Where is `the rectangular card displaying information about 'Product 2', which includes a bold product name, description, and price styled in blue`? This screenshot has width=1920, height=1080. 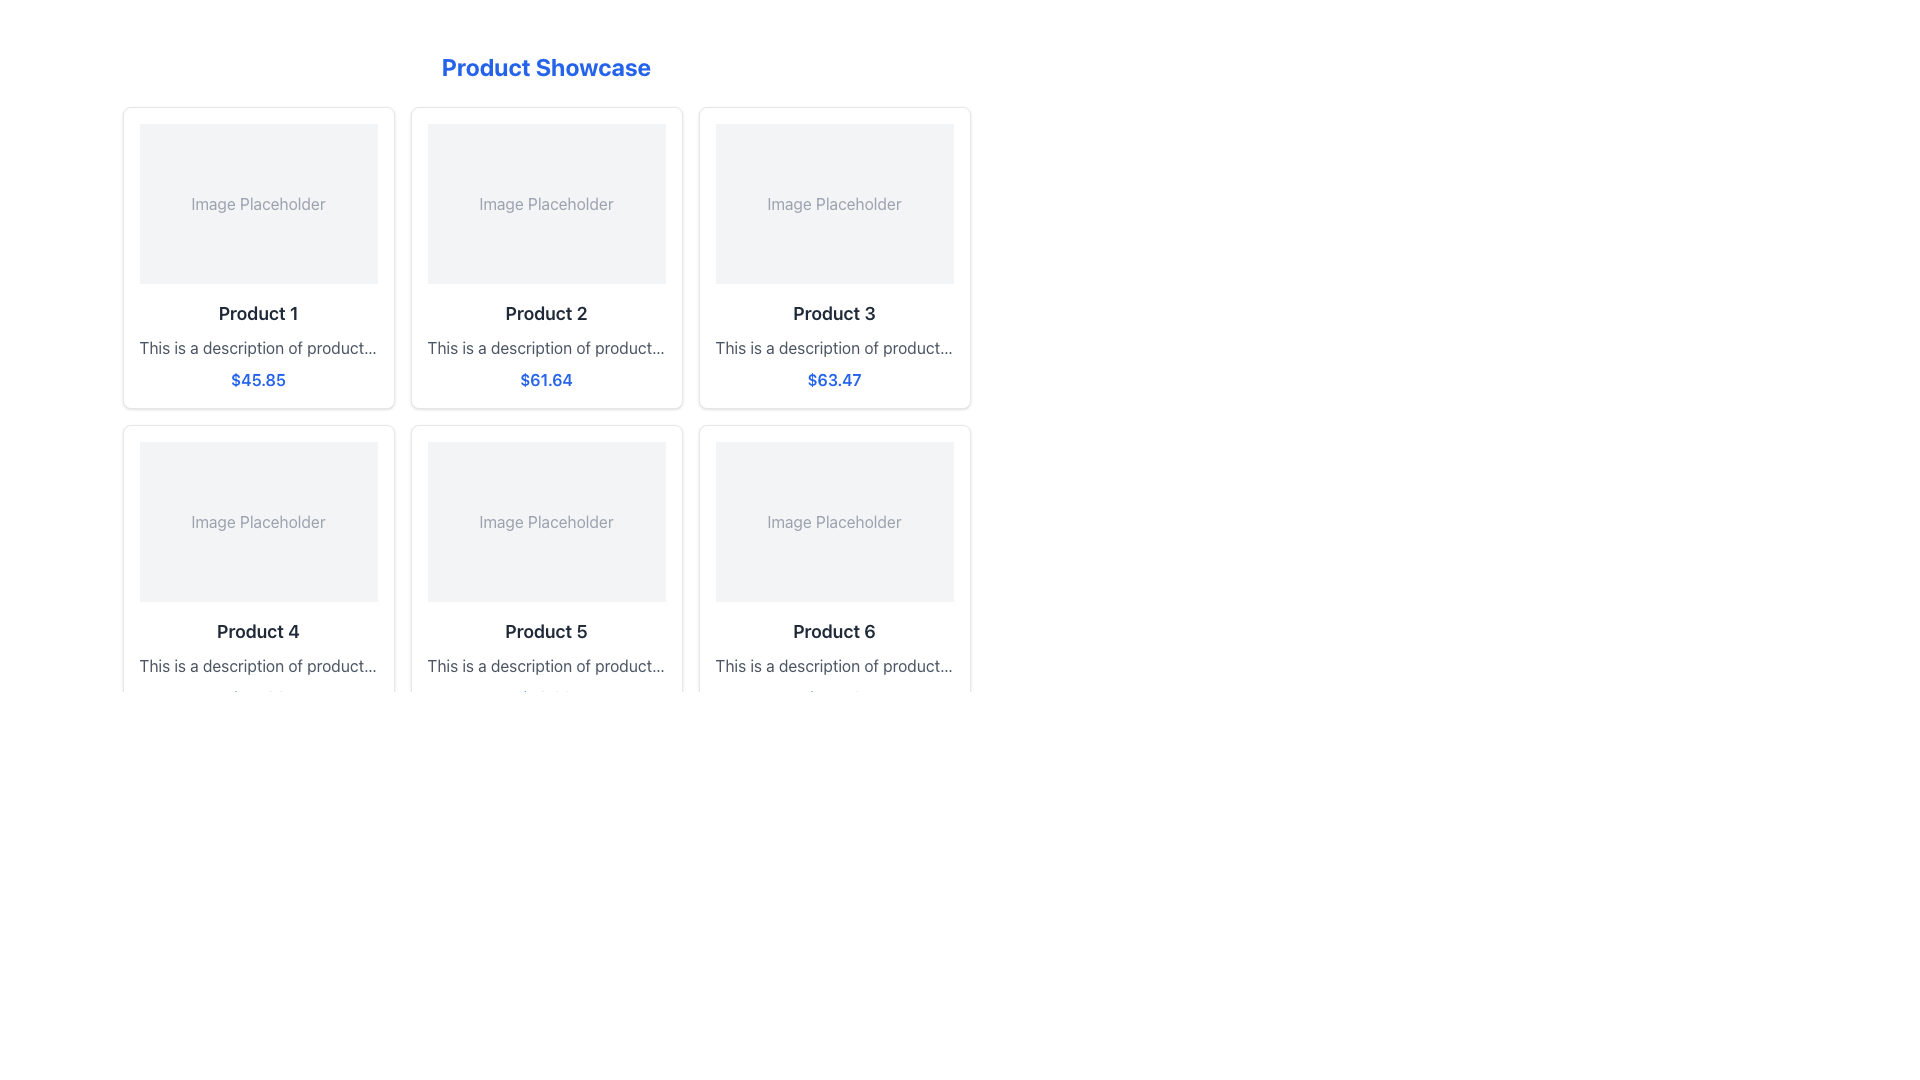 the rectangular card displaying information about 'Product 2', which includes a bold product name, description, and price styled in blue is located at coordinates (546, 257).